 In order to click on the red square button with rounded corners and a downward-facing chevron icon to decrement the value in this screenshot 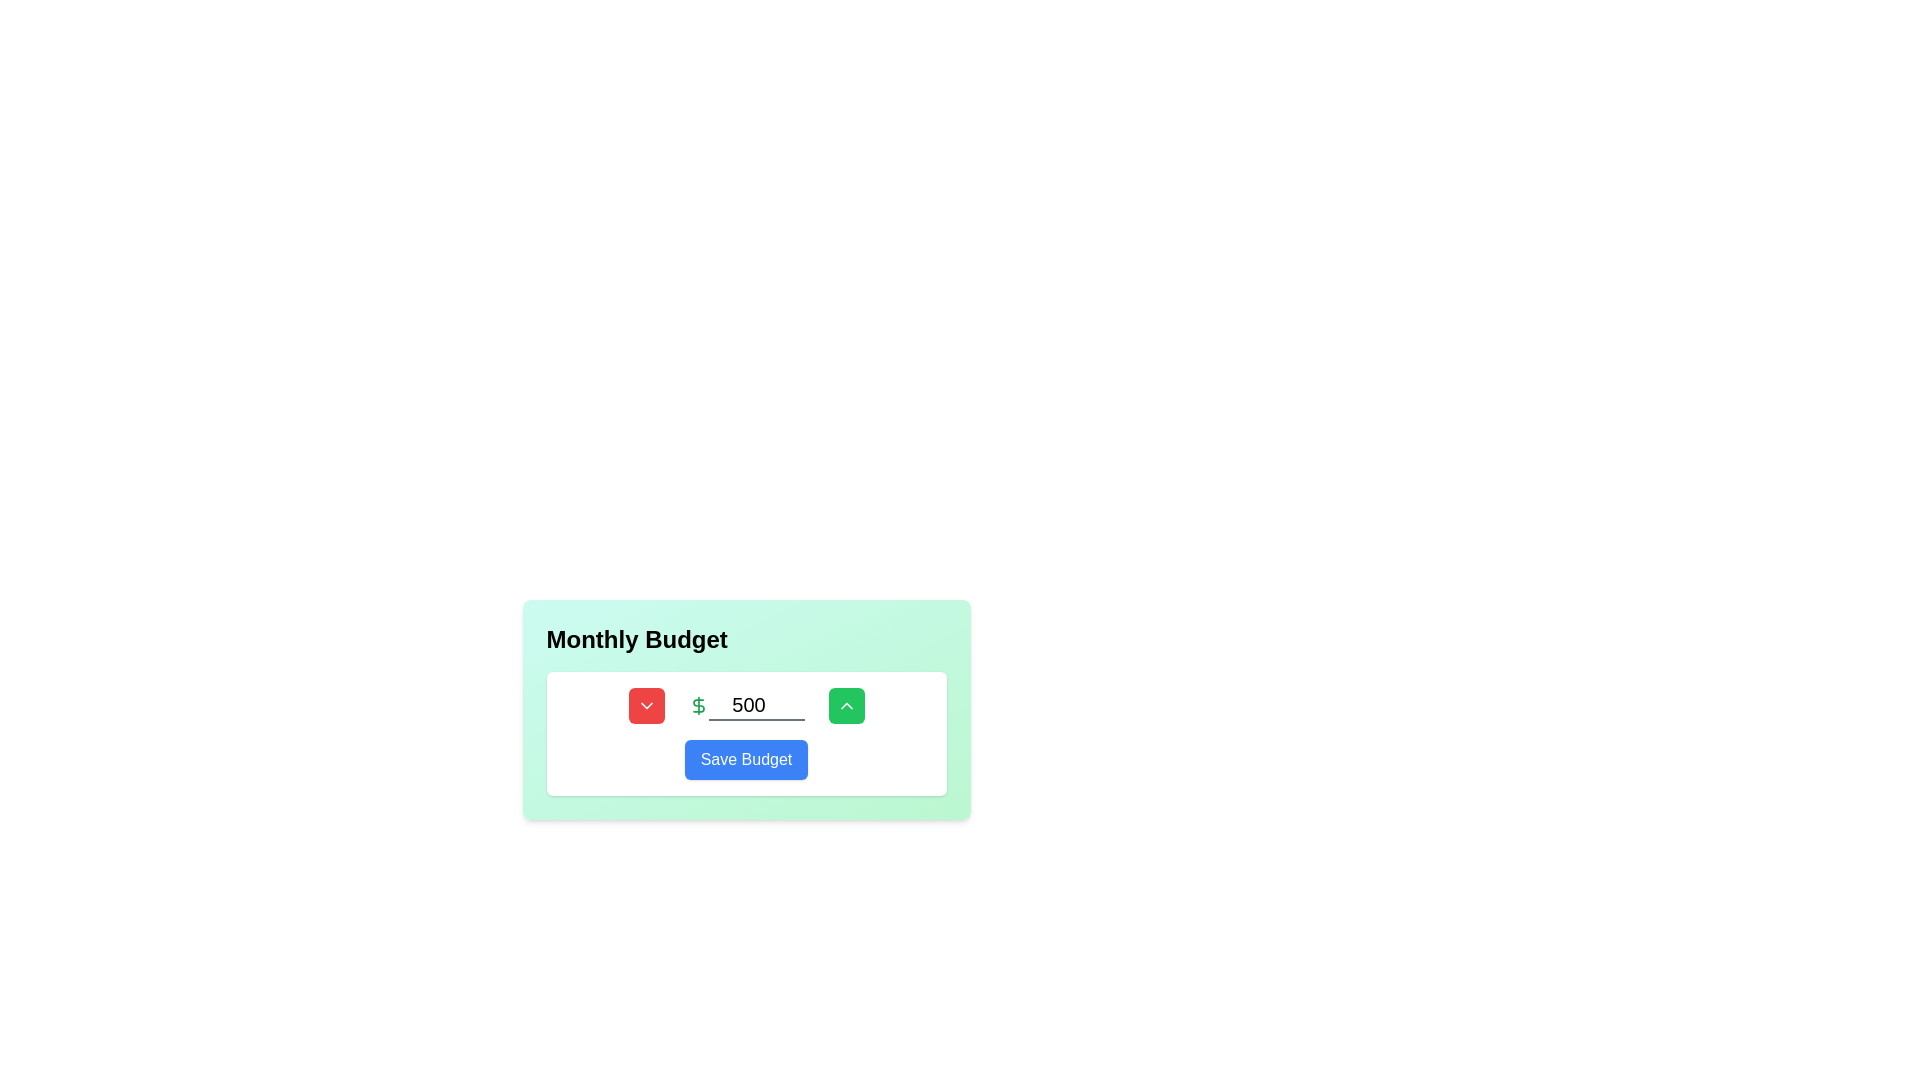, I will do `click(646, 704)`.